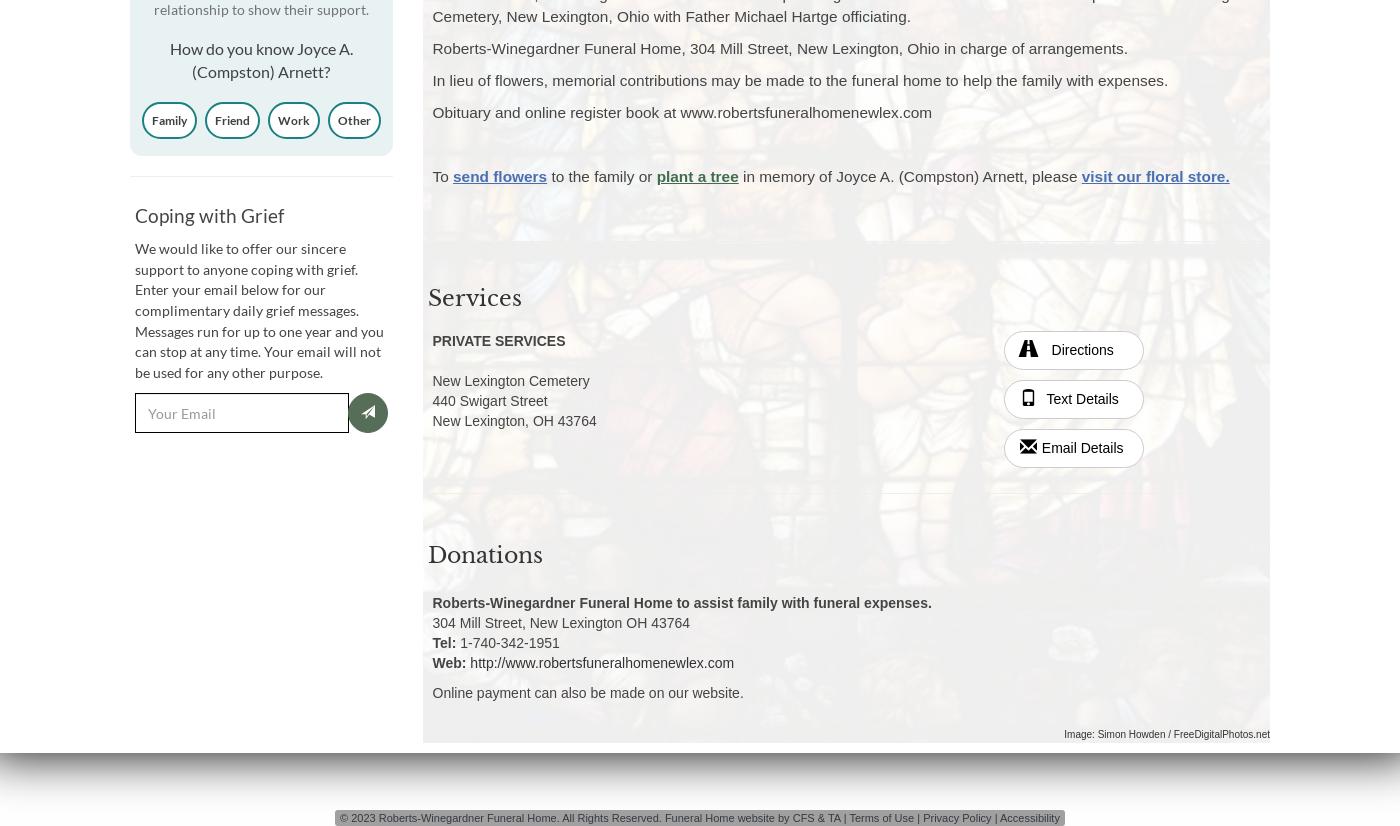  What do you see at coordinates (820, 816) in the screenshot?
I see `'&'` at bounding box center [820, 816].